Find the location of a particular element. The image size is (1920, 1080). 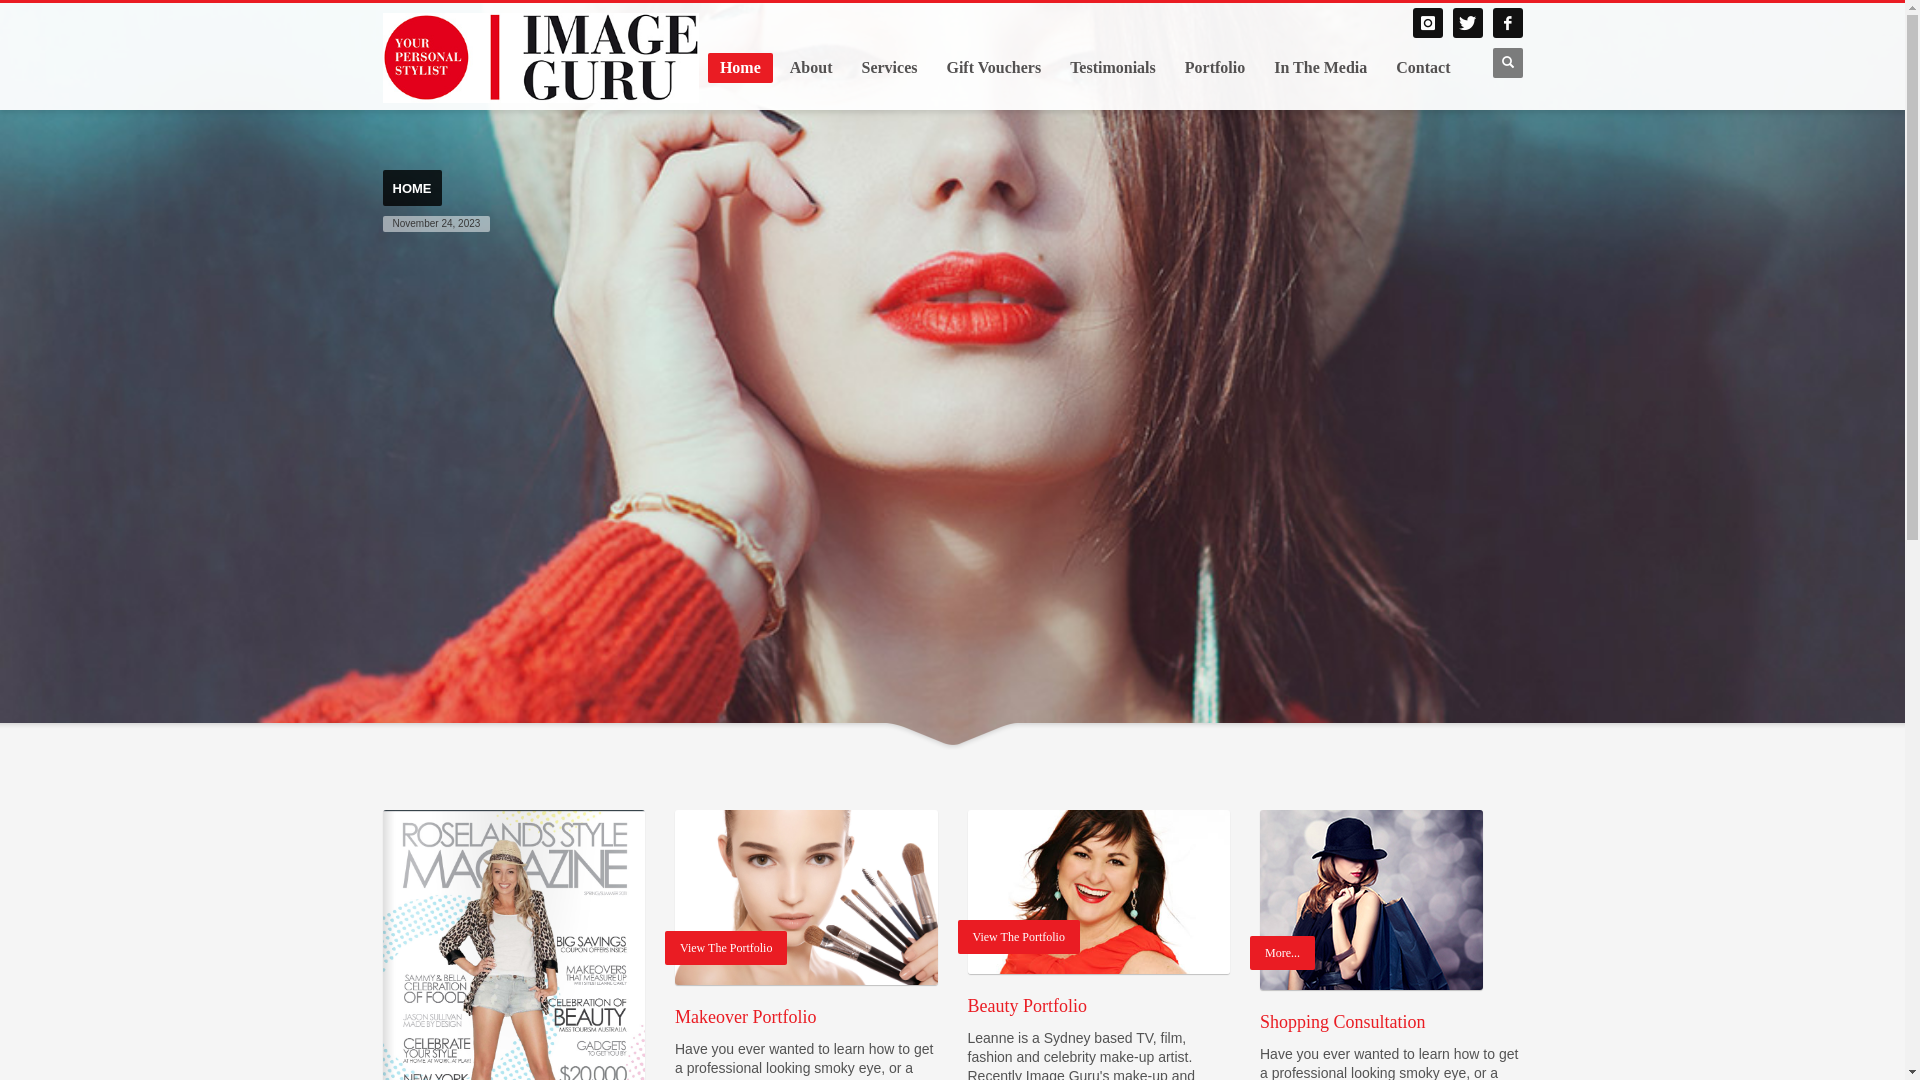

'Services' is located at coordinates (887, 67).